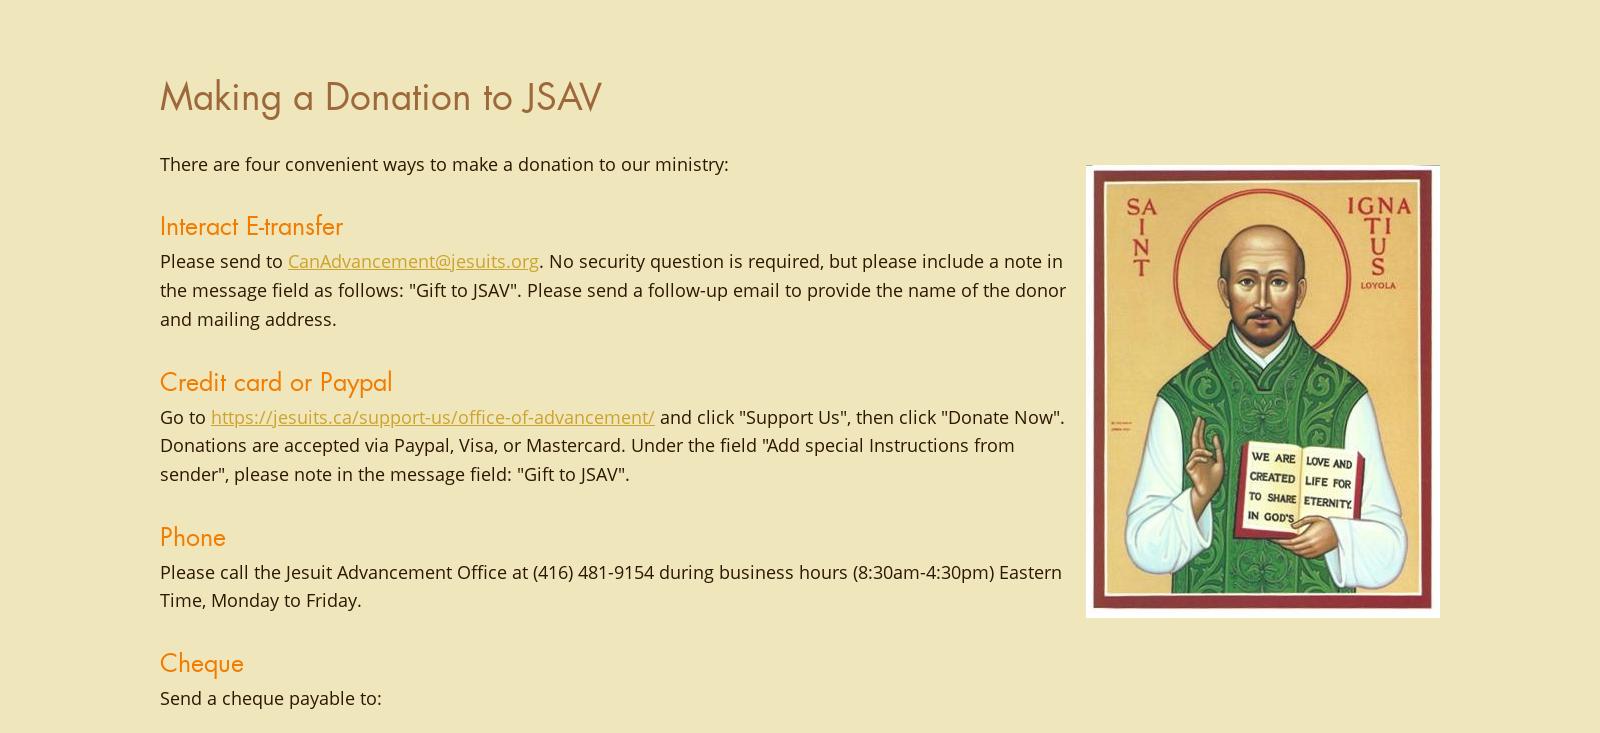  I want to click on 'Please call the Jesuit Advancement Office at (416) 481-9154 during business hours (8:30am-4:30pm) Eastern Time, Monday to Friday.', so click(611, 585).